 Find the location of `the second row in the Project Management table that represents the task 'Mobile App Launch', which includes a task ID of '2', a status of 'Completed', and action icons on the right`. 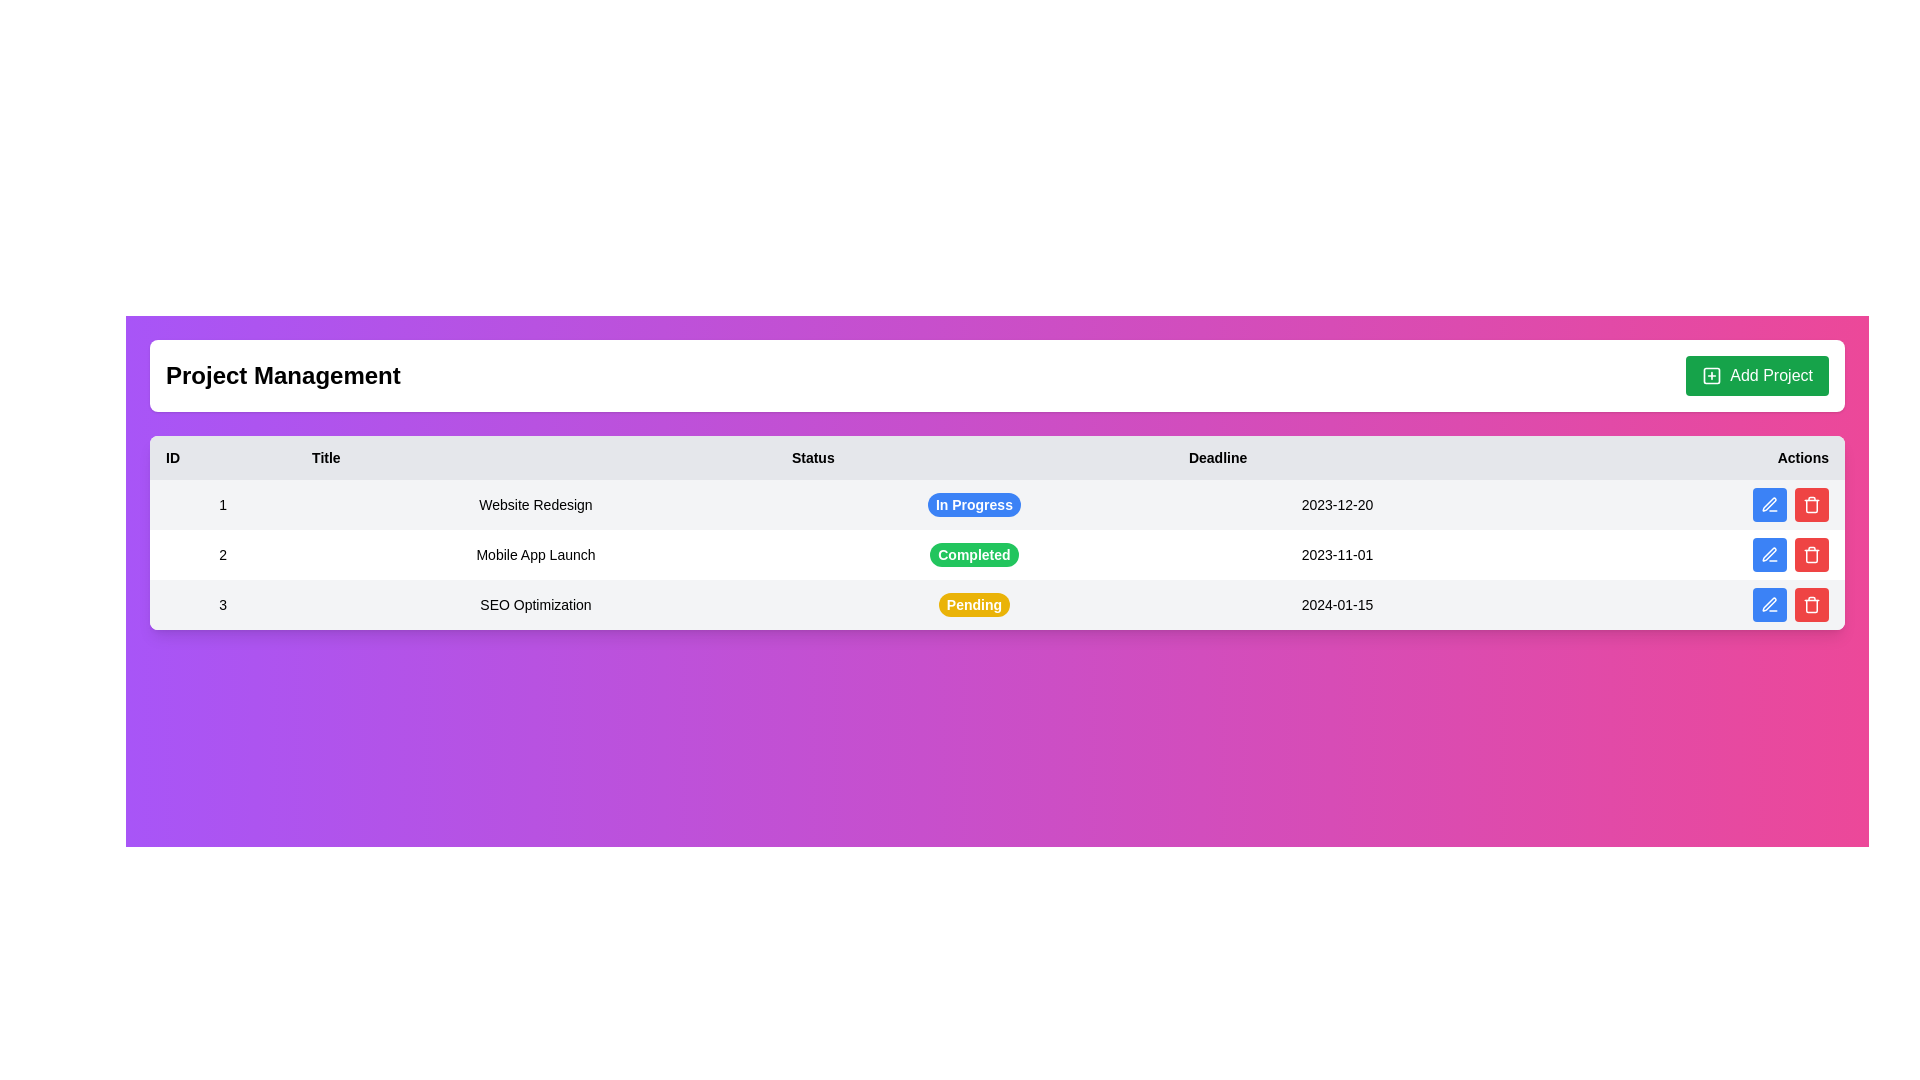

the second row in the Project Management table that represents the task 'Mobile App Launch', which includes a task ID of '2', a status of 'Completed', and action icons on the right is located at coordinates (997, 555).